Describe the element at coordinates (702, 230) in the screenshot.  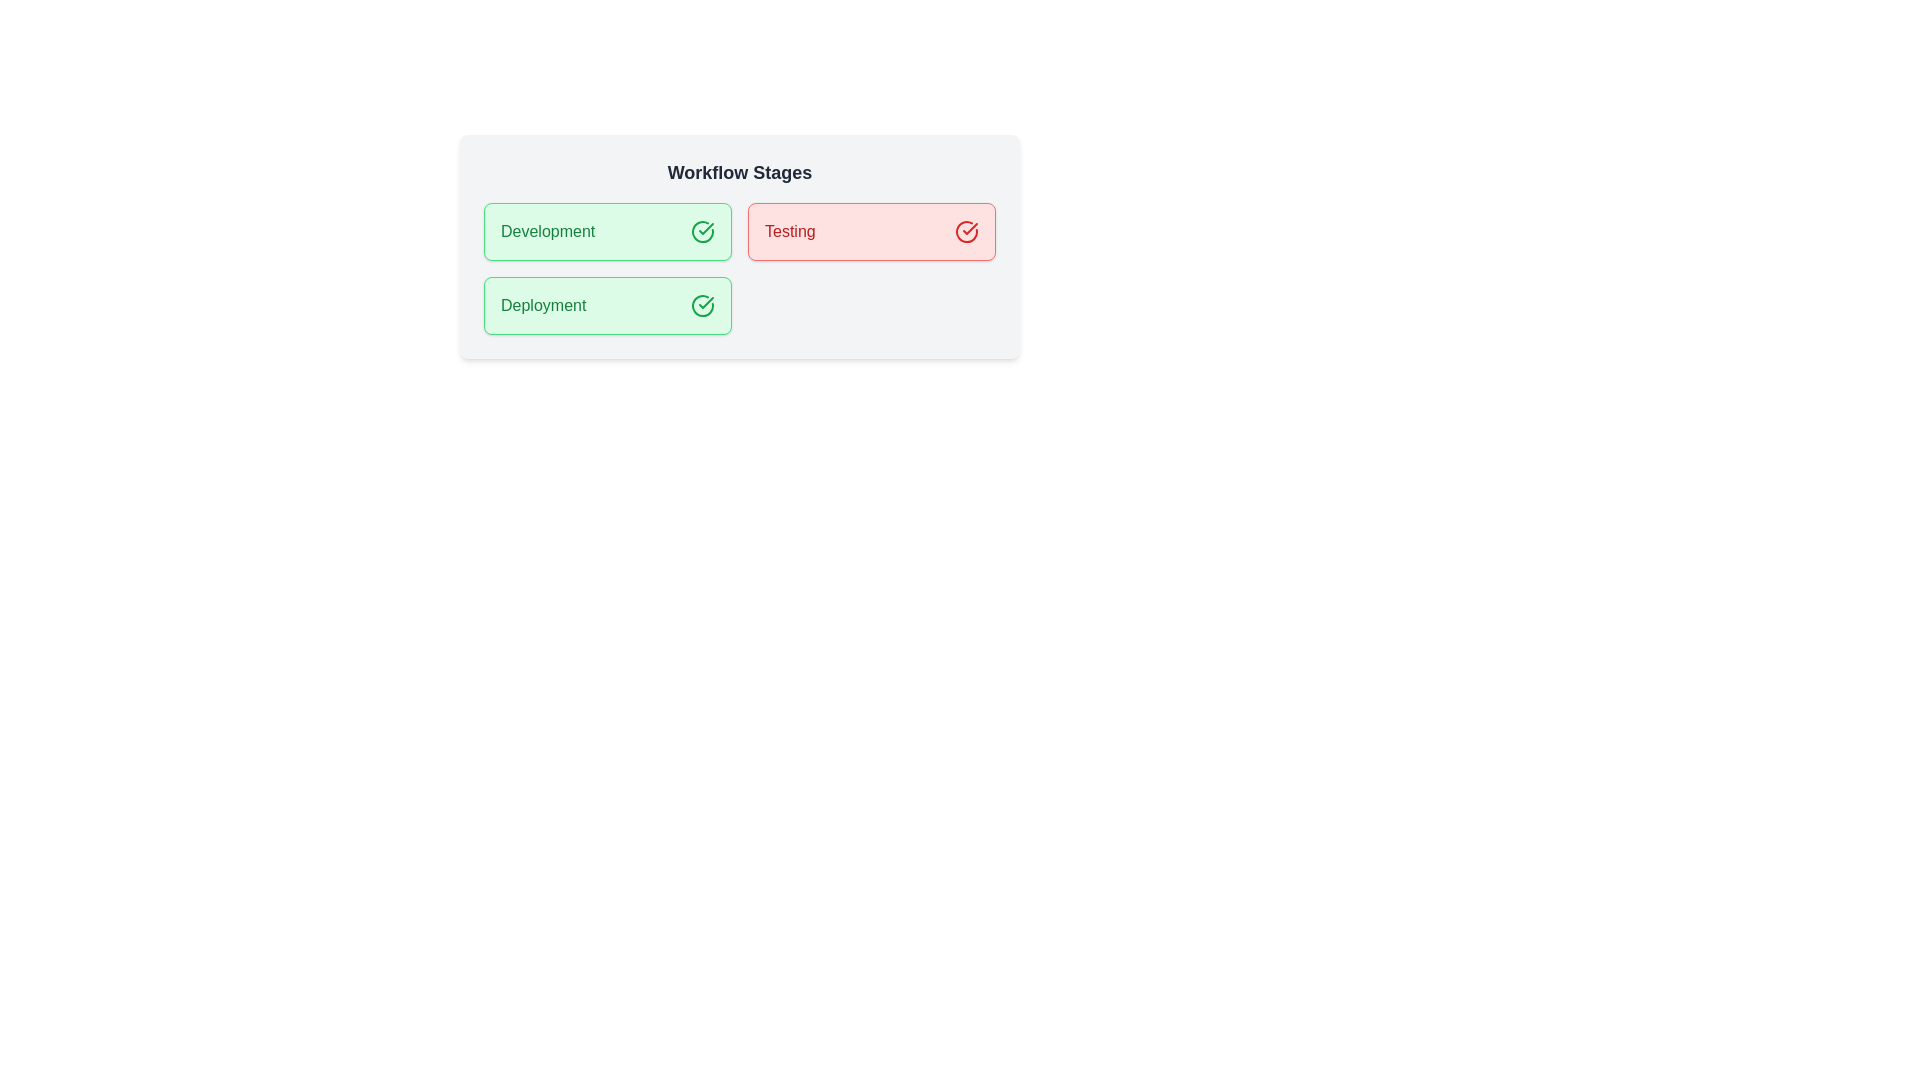
I see `the circular icon with a green checkmark outlined in green, which is positioned to the right of the 'Development' text` at that location.